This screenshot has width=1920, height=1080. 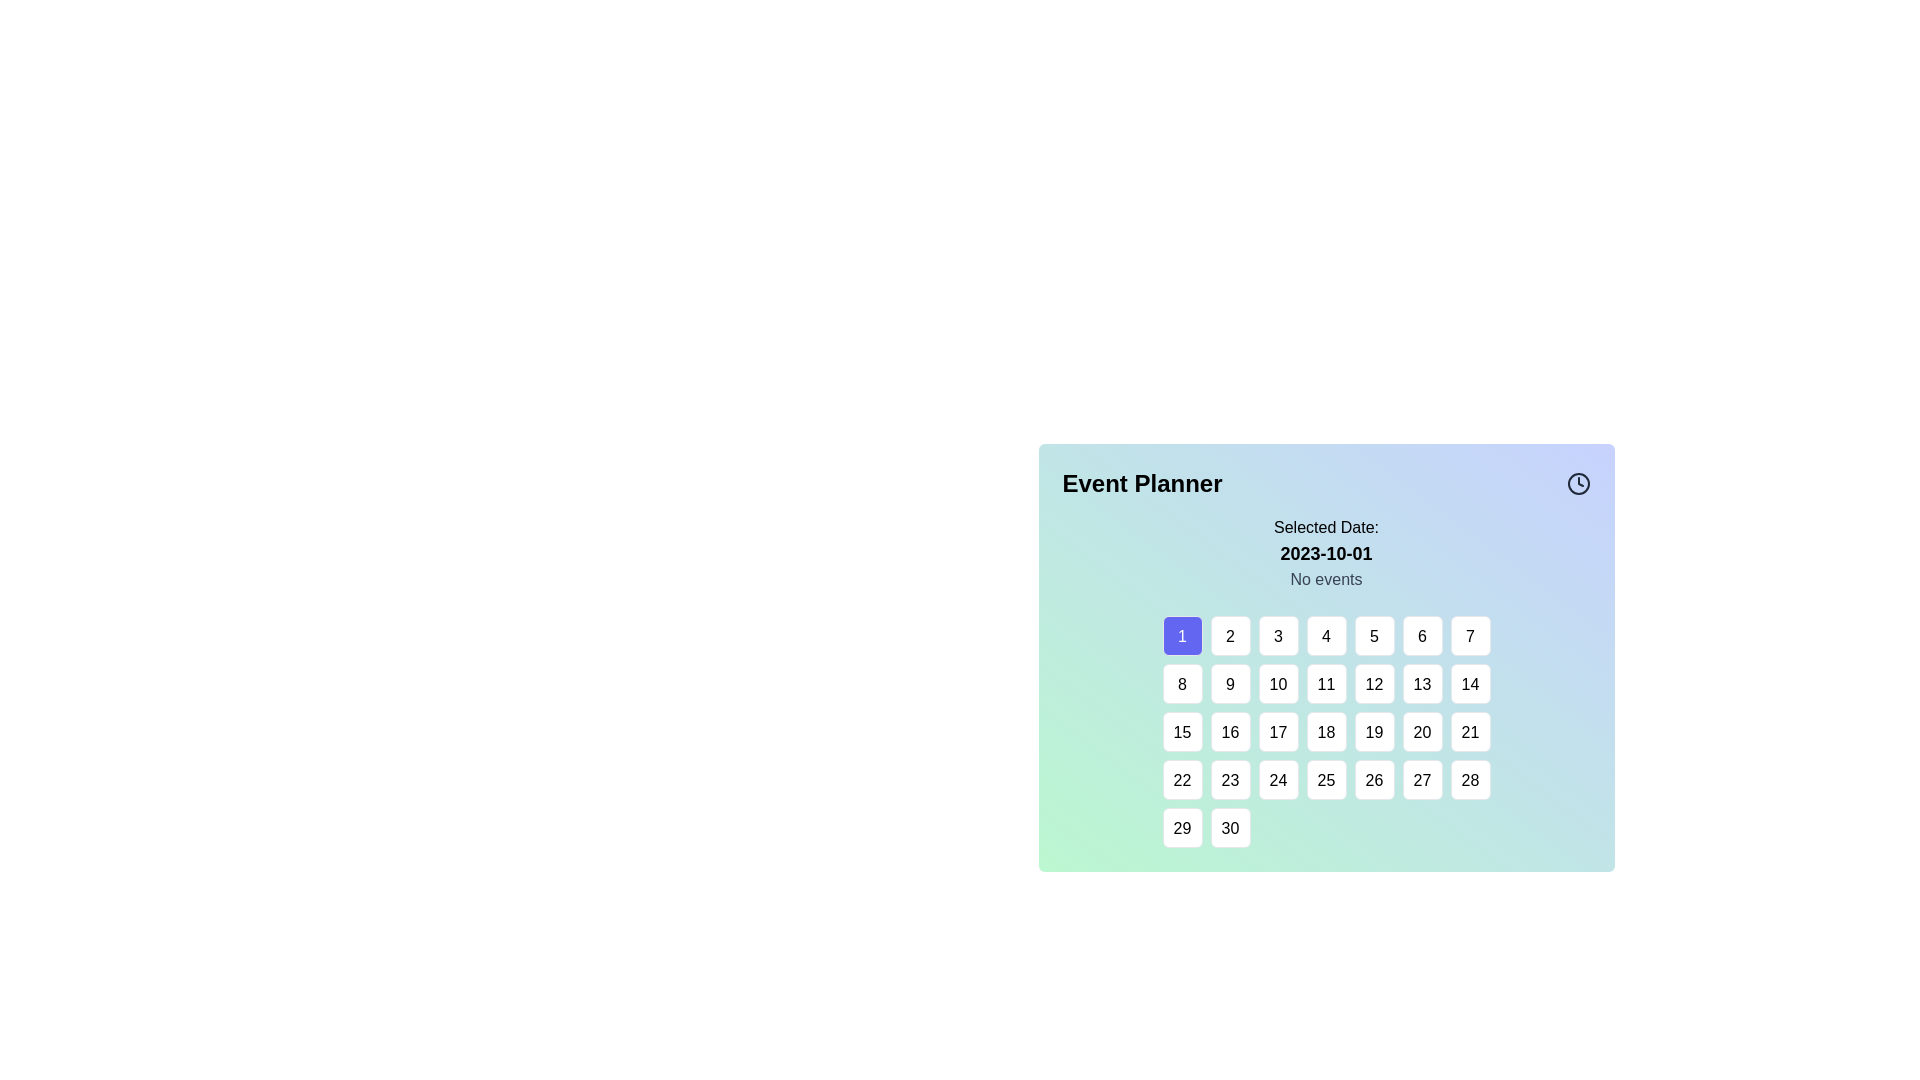 I want to click on the static text displaying the date '2023-10-01', which is bold and positioned below the label 'Selected Date:' and above 'No events', so click(x=1326, y=554).